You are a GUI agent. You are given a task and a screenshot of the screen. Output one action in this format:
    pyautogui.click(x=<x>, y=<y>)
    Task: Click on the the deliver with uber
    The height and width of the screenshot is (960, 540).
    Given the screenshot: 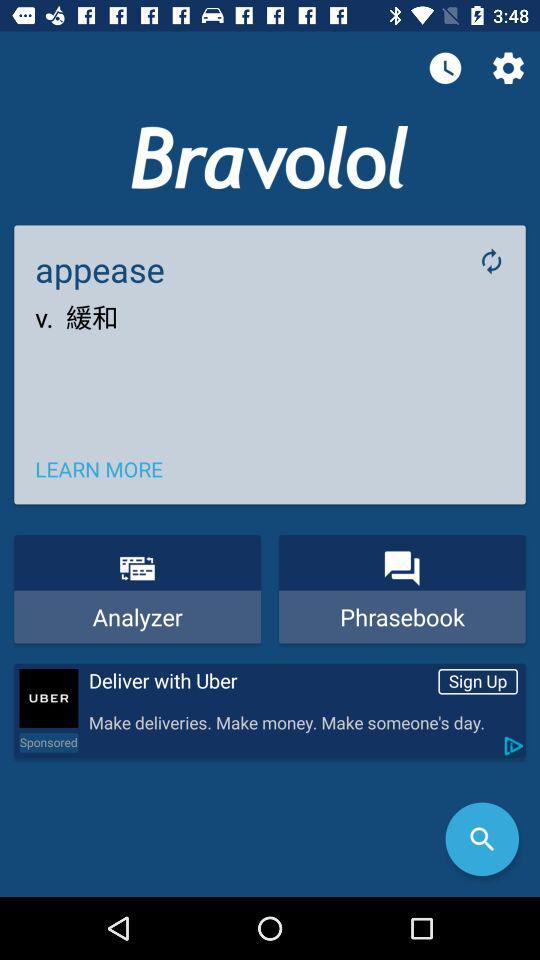 What is the action you would take?
    pyautogui.click(x=259, y=681)
    